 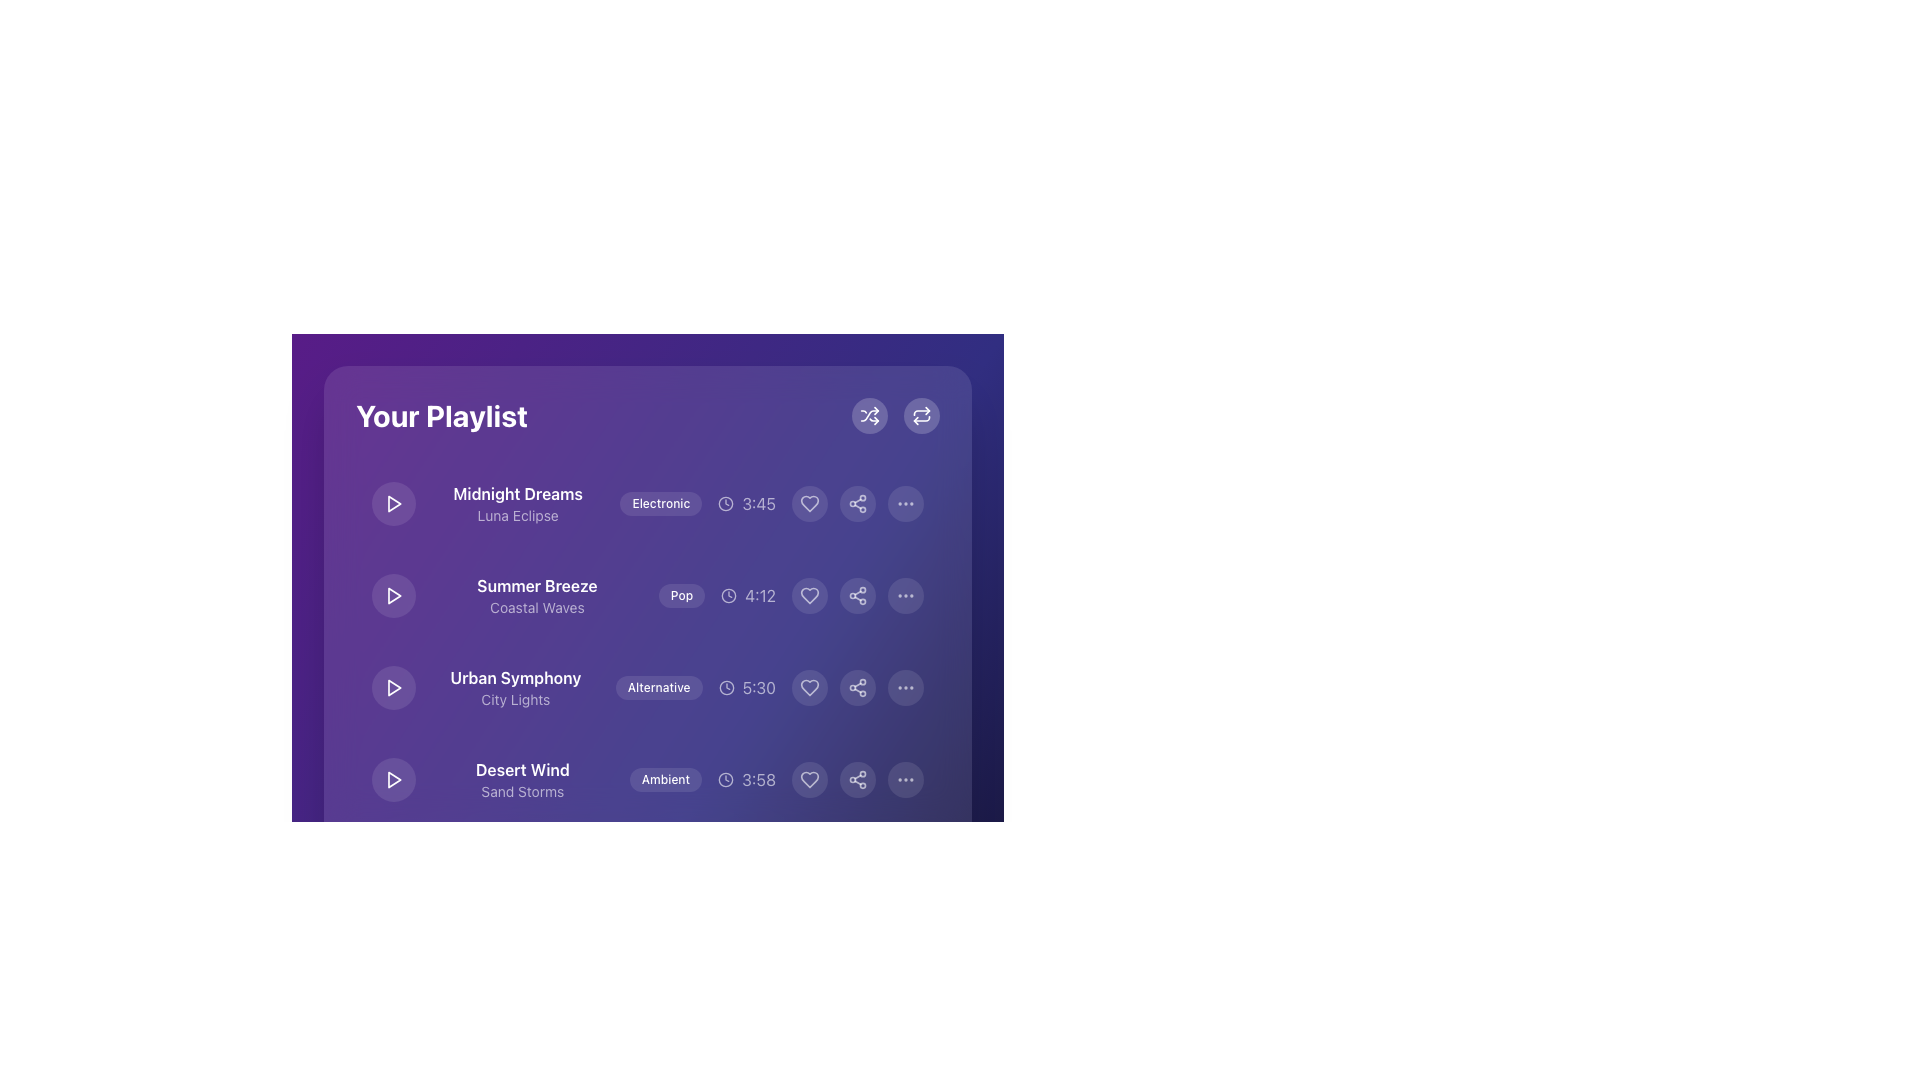 What do you see at coordinates (518, 493) in the screenshot?
I see `the text label displaying the title of the song or playlist item, which is located within the first item of the 'Your Playlist' section` at bounding box center [518, 493].